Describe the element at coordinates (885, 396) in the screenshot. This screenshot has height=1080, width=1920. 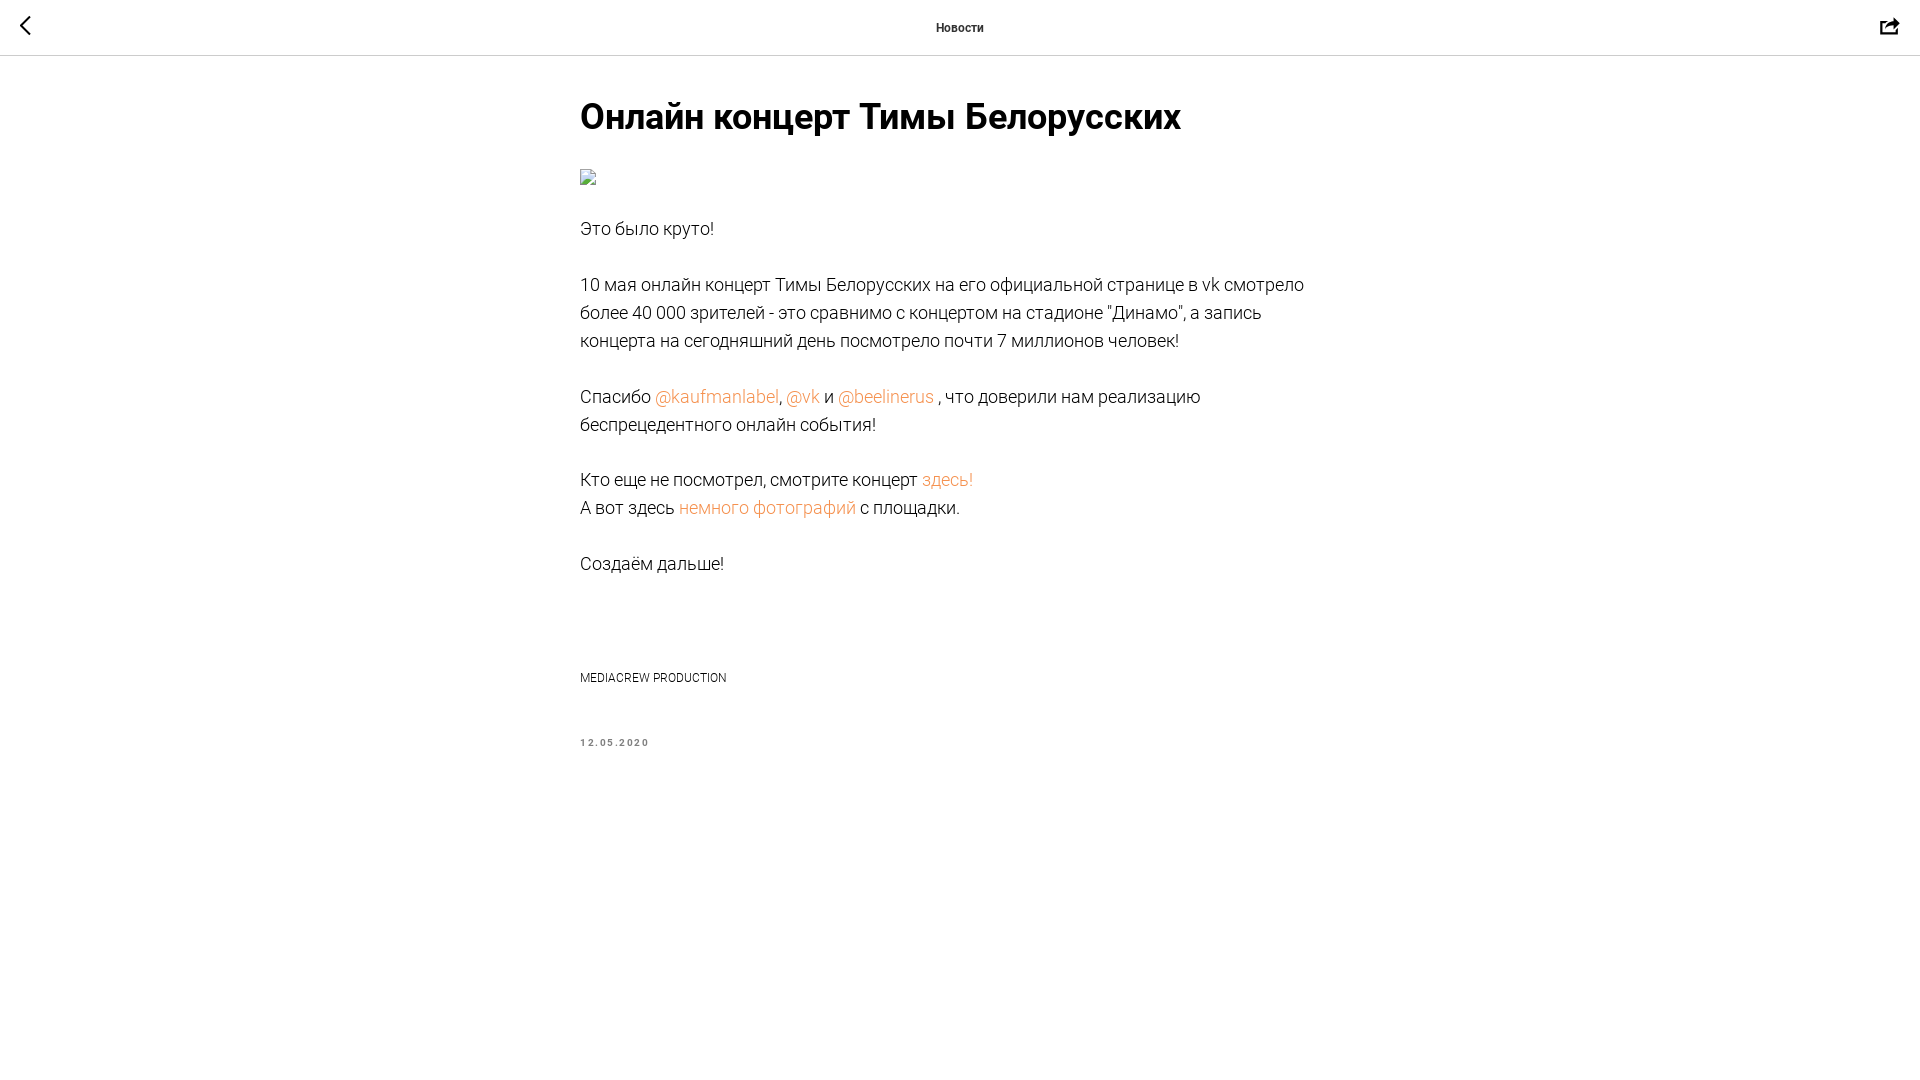
I see `'@beelinerus'` at that location.